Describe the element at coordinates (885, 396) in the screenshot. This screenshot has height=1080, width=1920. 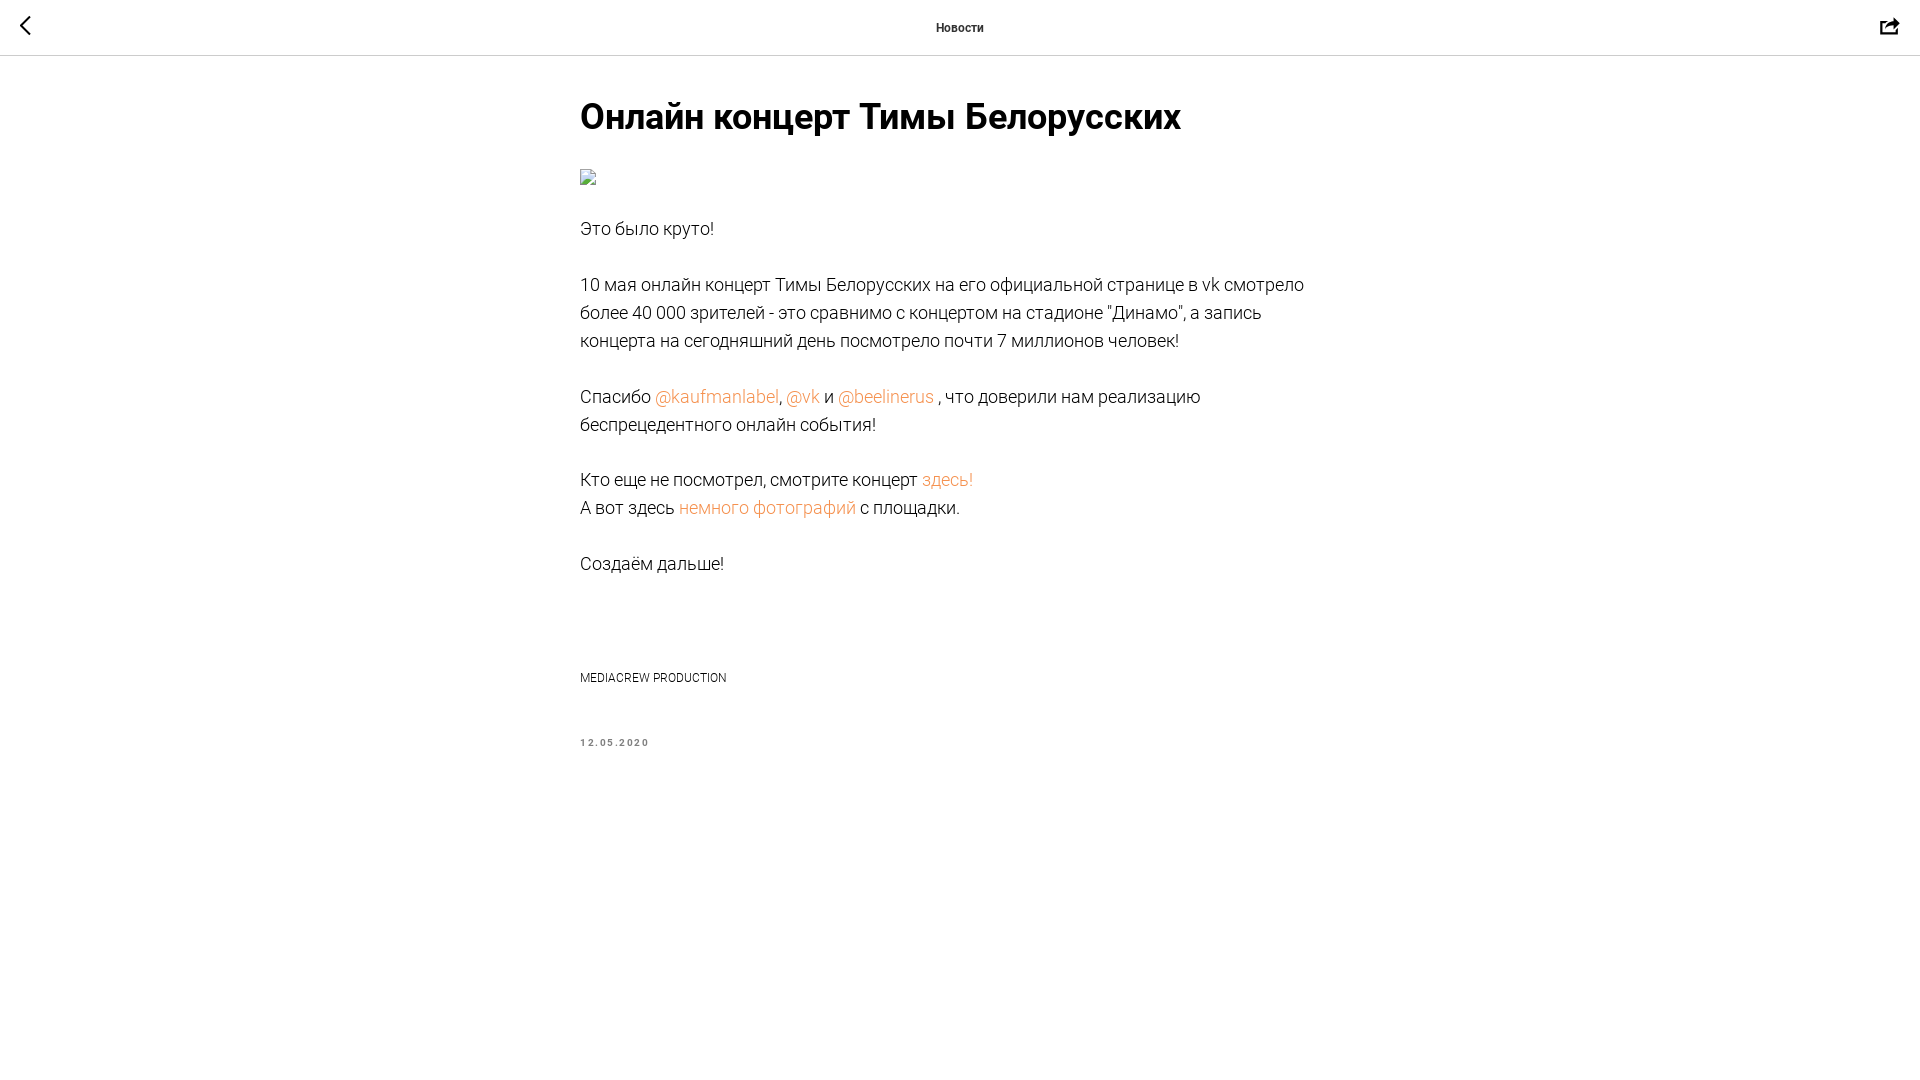
I see `'@beelinerus'` at that location.